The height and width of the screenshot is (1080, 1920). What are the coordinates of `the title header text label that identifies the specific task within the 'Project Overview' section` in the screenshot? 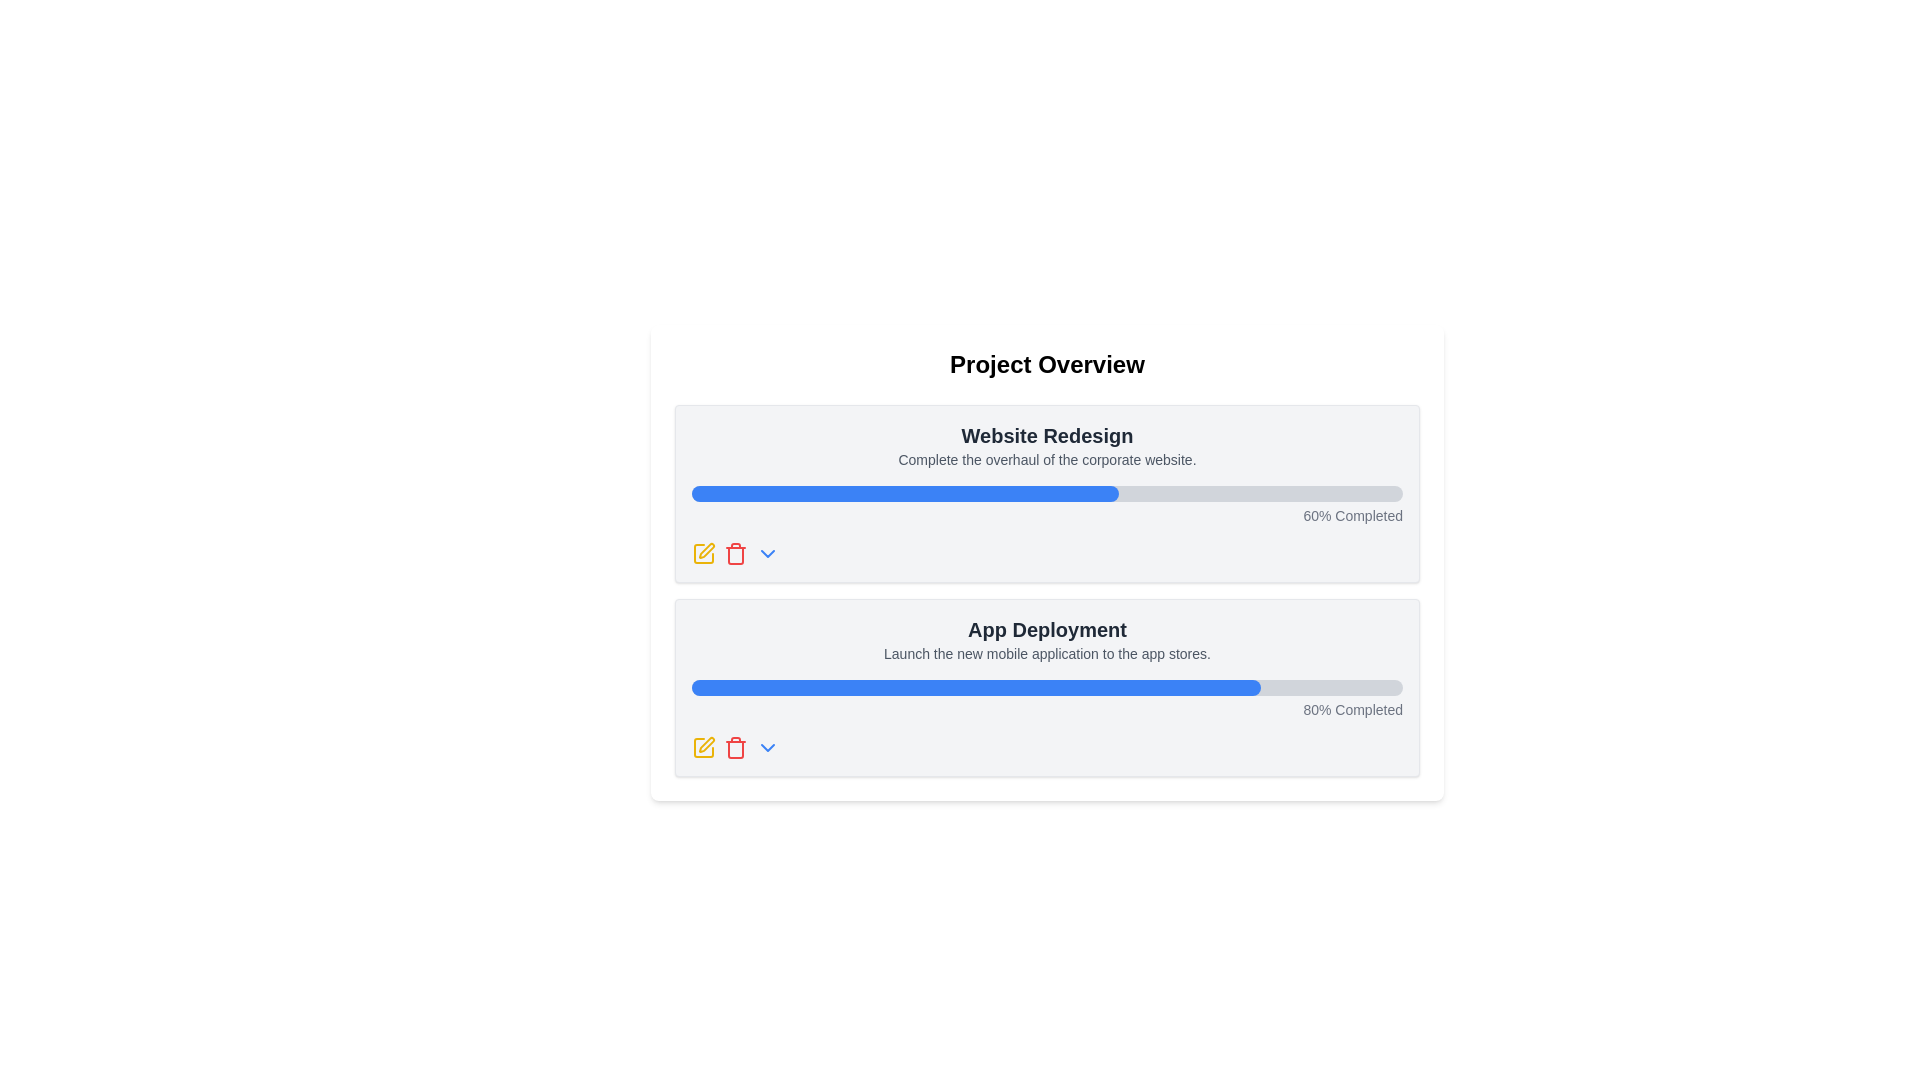 It's located at (1046, 434).